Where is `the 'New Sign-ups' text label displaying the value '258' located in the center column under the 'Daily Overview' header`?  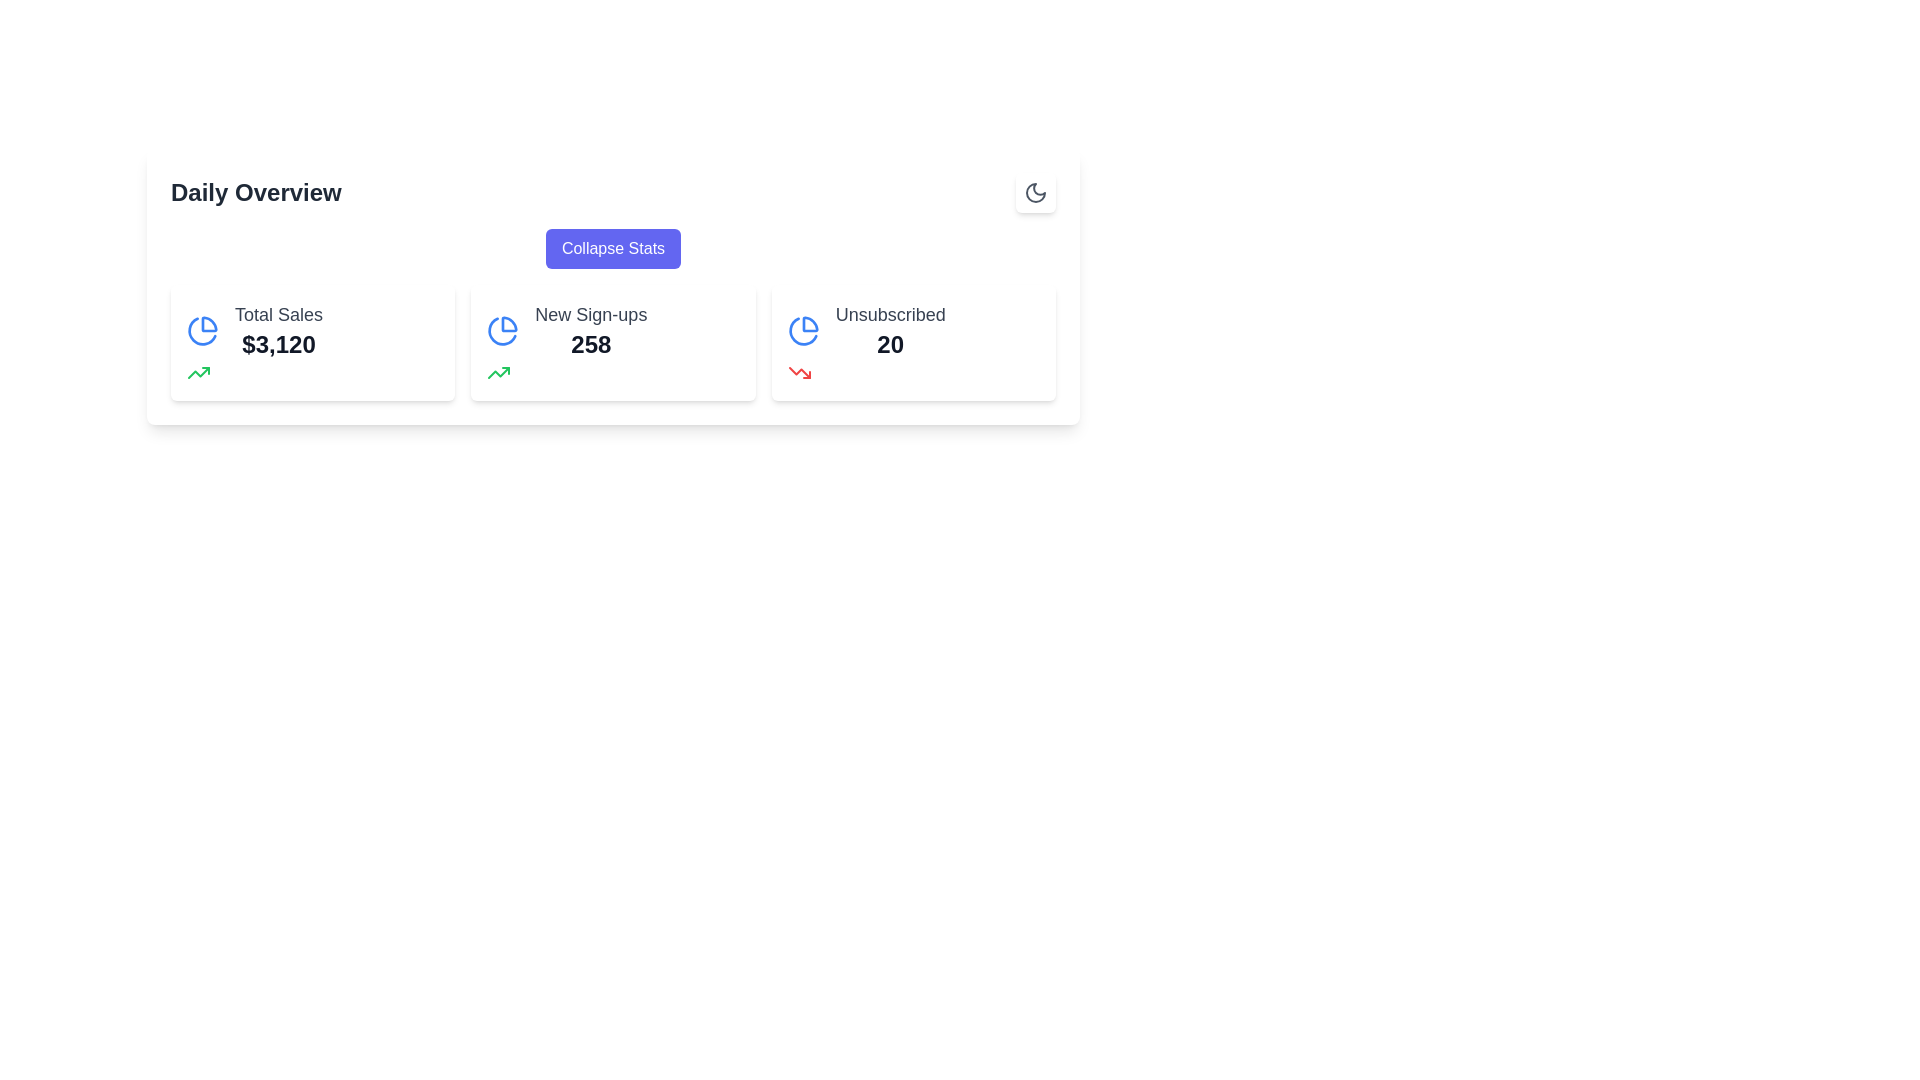 the 'New Sign-ups' text label displaying the value '258' located in the center column under the 'Daily Overview' header is located at coordinates (590, 330).